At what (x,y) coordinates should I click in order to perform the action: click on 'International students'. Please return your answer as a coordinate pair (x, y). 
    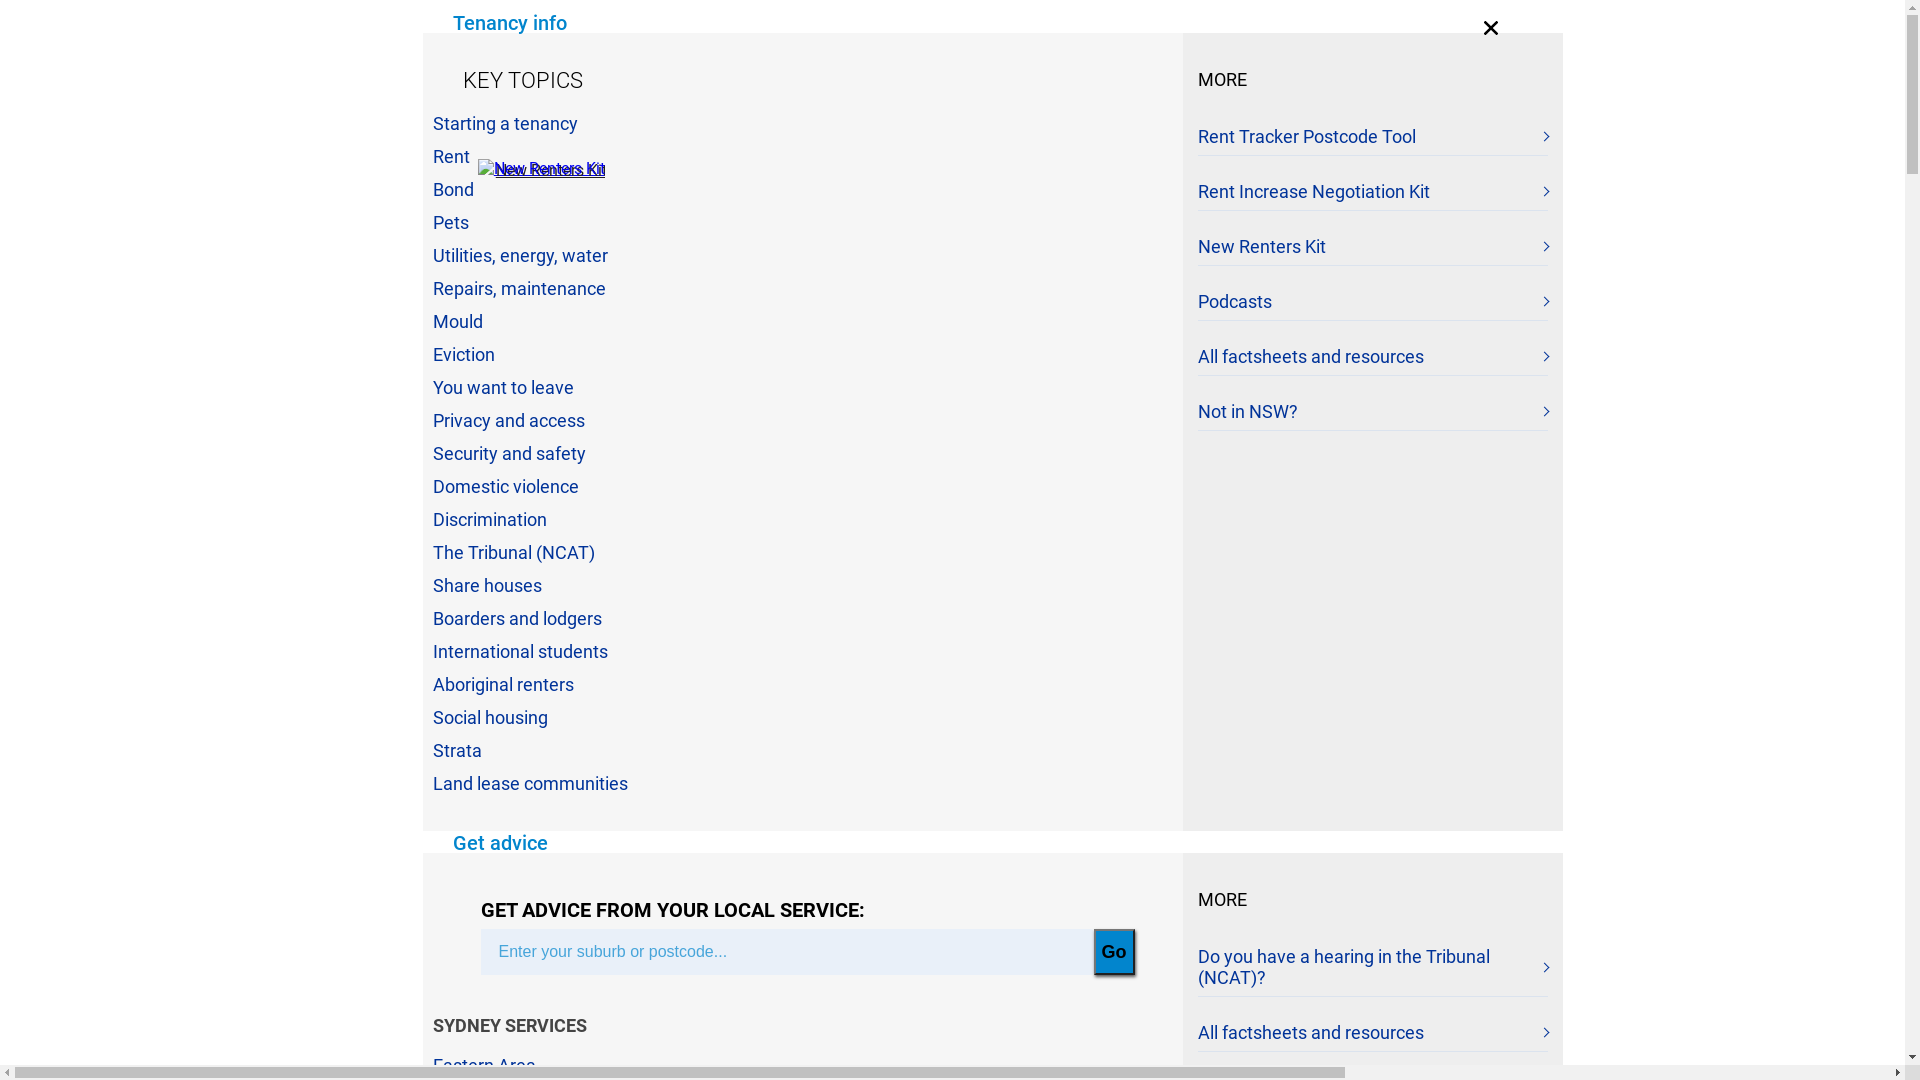
    Looking at the image, I should click on (431, 651).